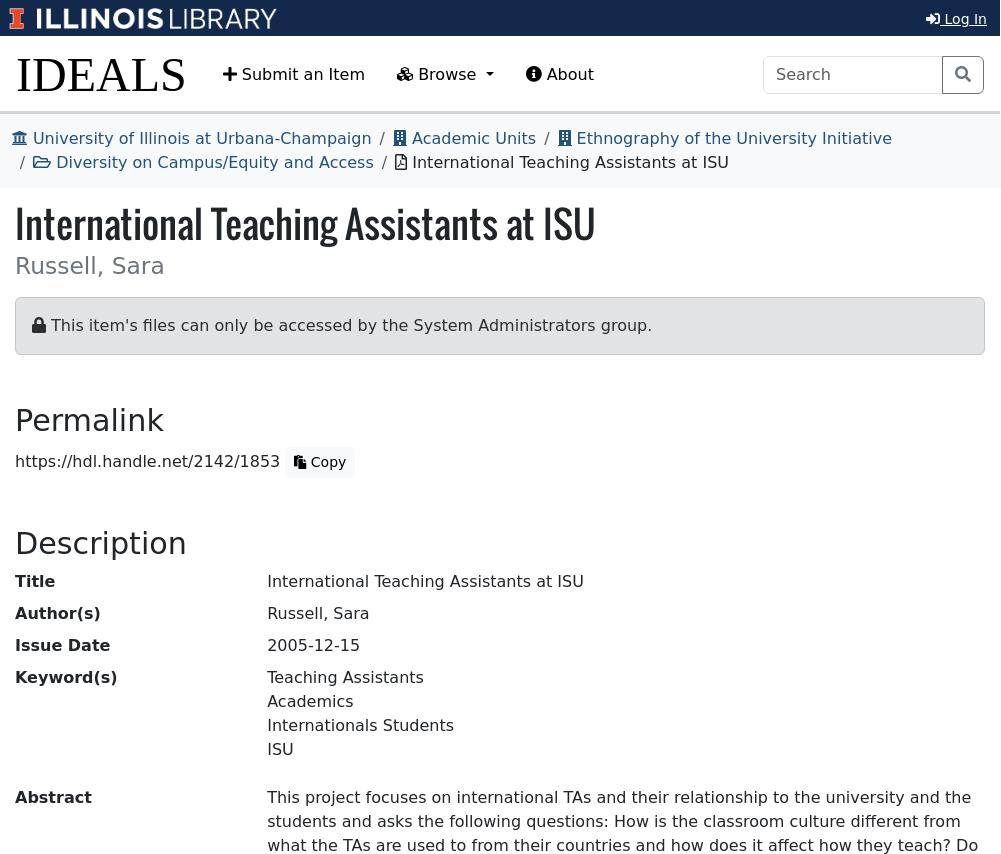 The width and height of the screenshot is (1001, 854). I want to click on 'PRIMARY', so click(602, 624).